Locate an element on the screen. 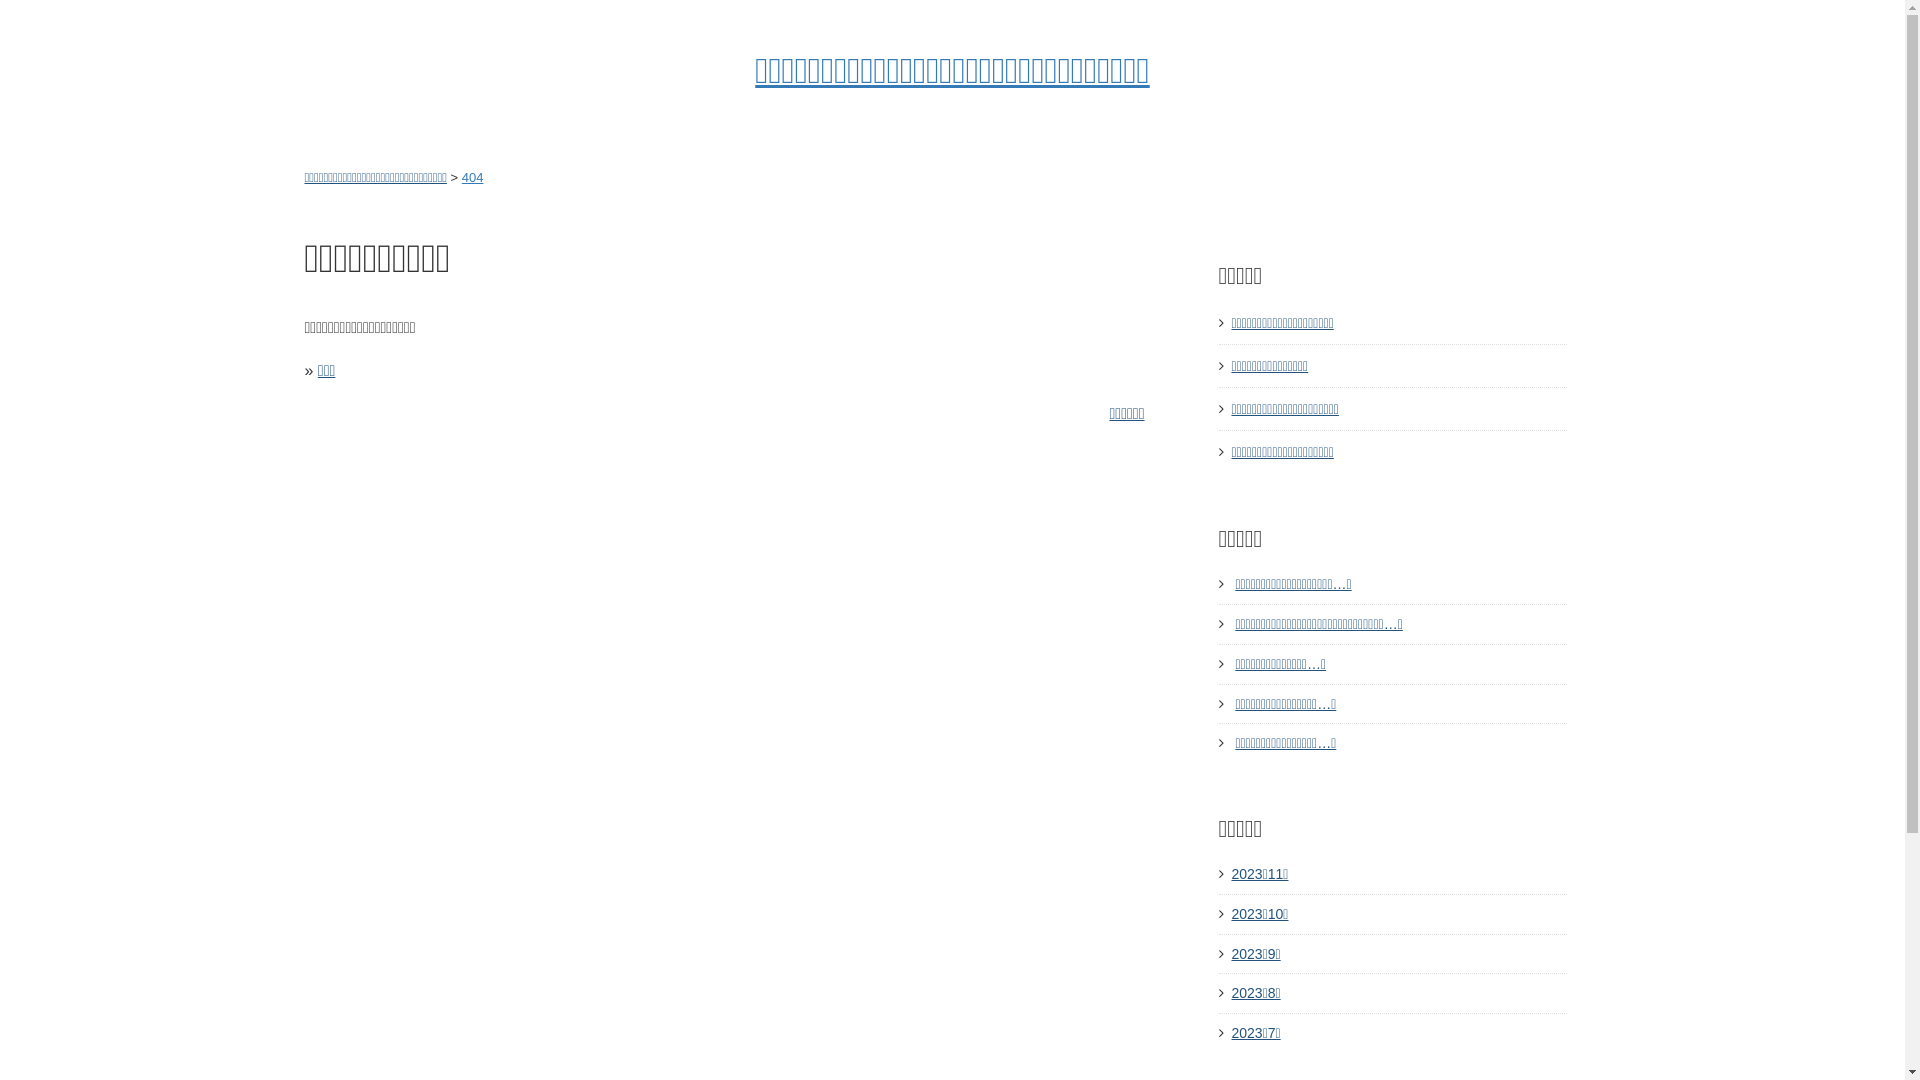  '404' is located at coordinates (460, 176).